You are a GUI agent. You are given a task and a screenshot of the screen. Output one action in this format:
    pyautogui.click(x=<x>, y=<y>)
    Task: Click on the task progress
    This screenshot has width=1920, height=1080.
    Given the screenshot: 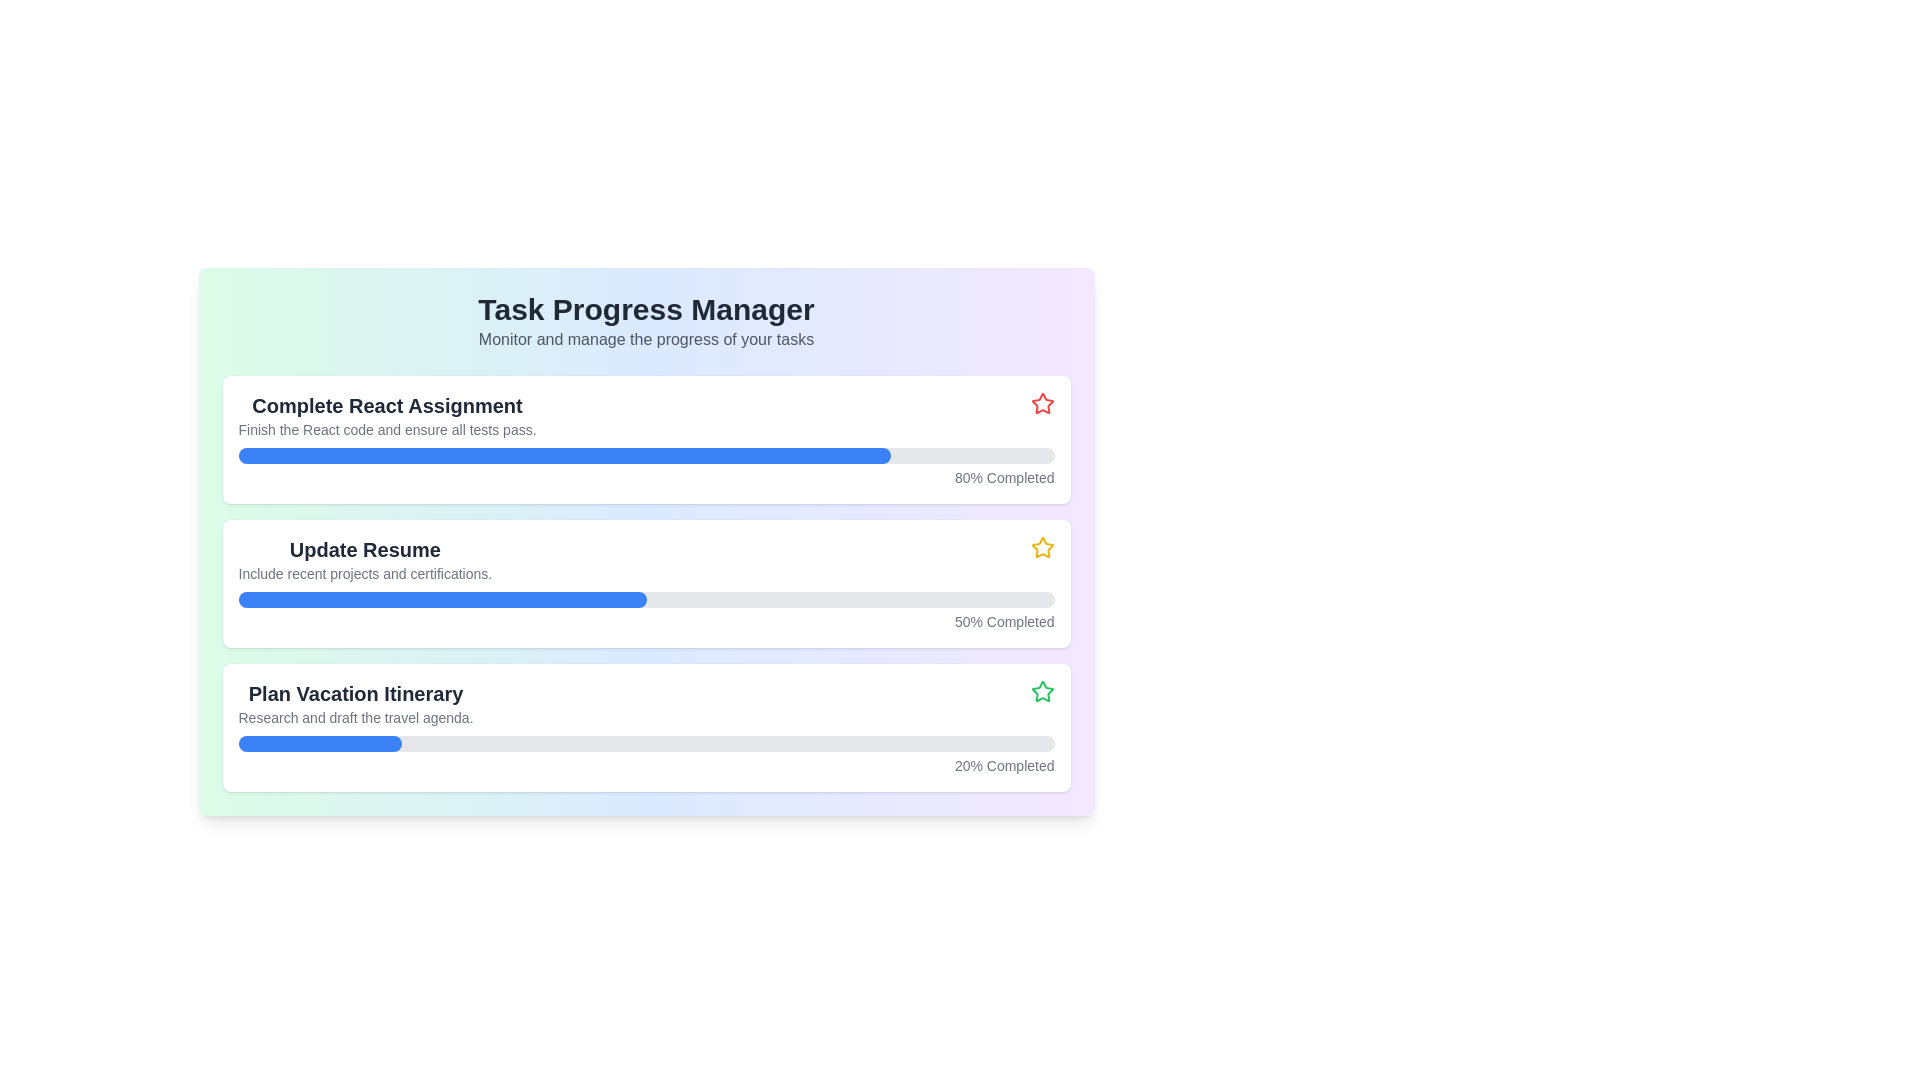 What is the action you would take?
    pyautogui.click(x=981, y=744)
    